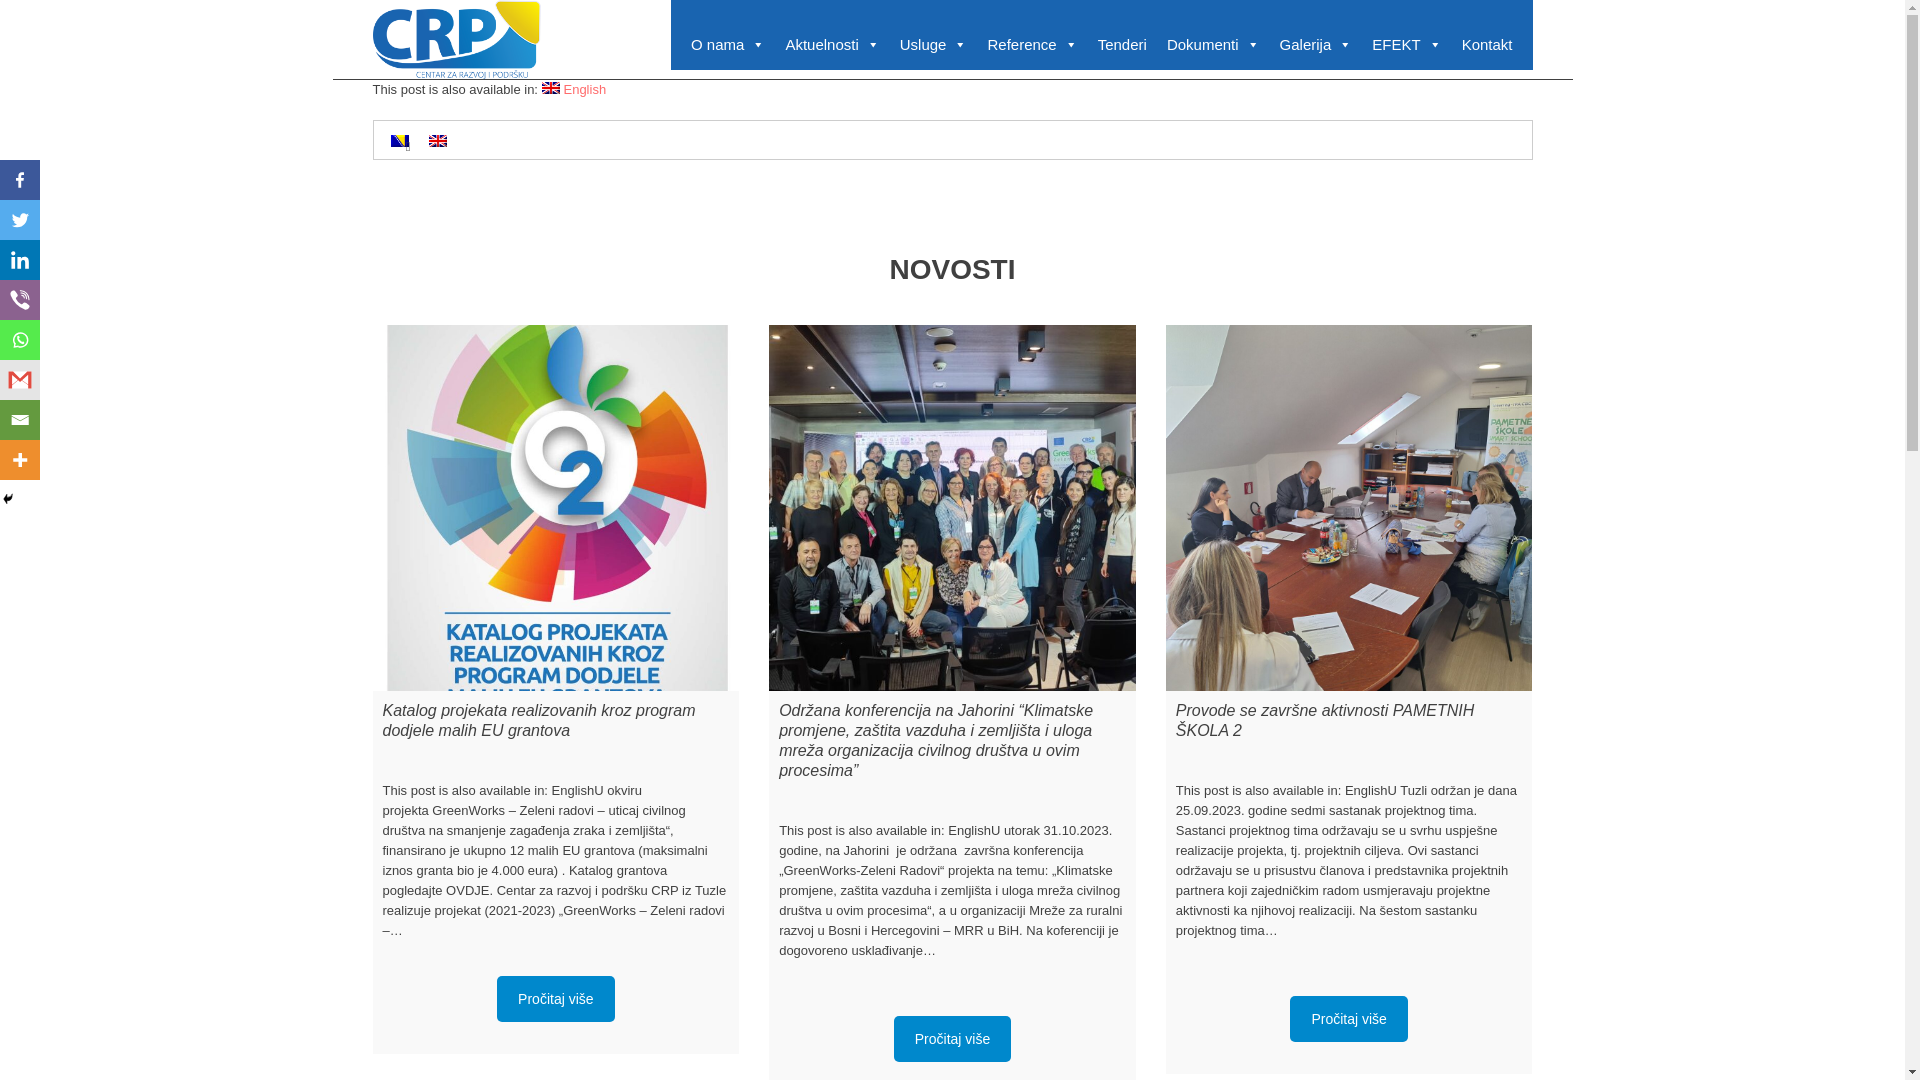  Describe the element at coordinates (1487, 45) in the screenshot. I see `'Kontakt'` at that location.